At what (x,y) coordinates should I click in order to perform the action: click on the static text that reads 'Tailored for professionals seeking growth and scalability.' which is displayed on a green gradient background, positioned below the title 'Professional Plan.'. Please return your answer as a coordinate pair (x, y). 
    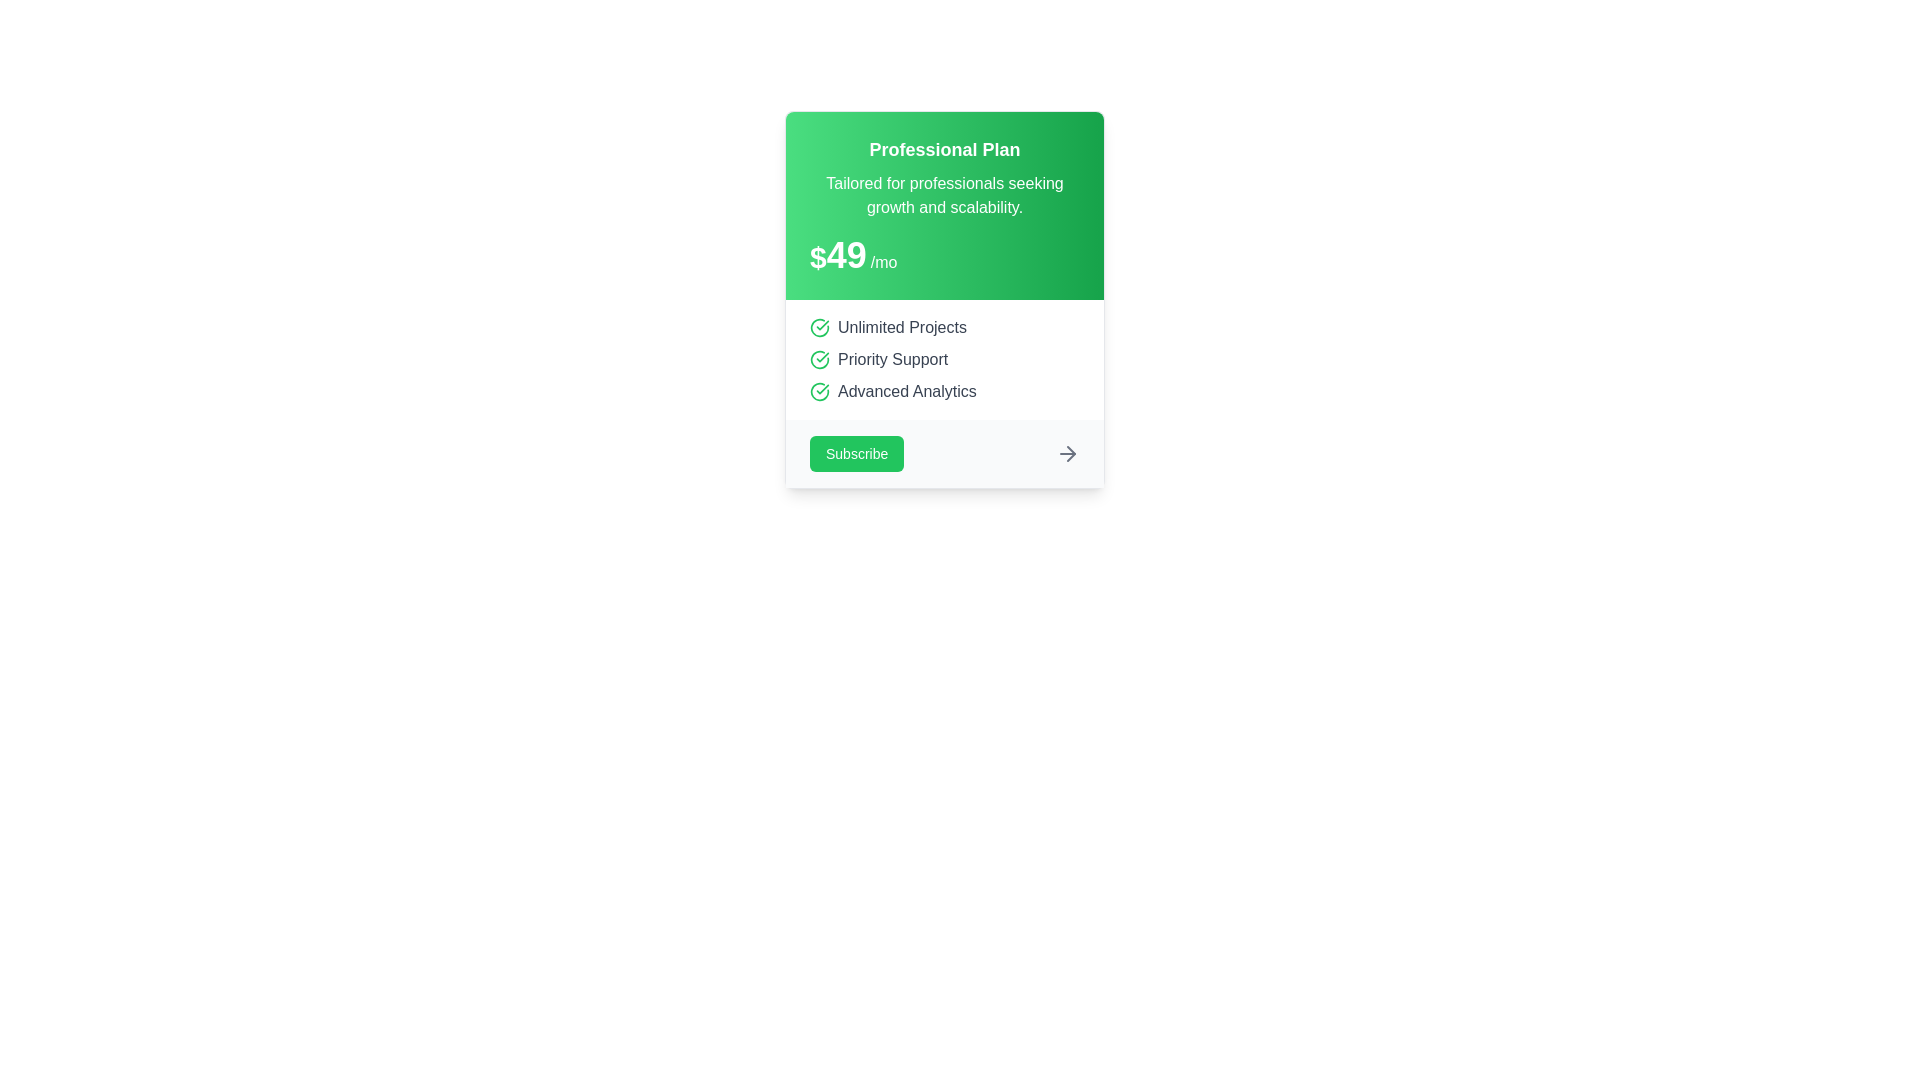
    Looking at the image, I should click on (944, 196).